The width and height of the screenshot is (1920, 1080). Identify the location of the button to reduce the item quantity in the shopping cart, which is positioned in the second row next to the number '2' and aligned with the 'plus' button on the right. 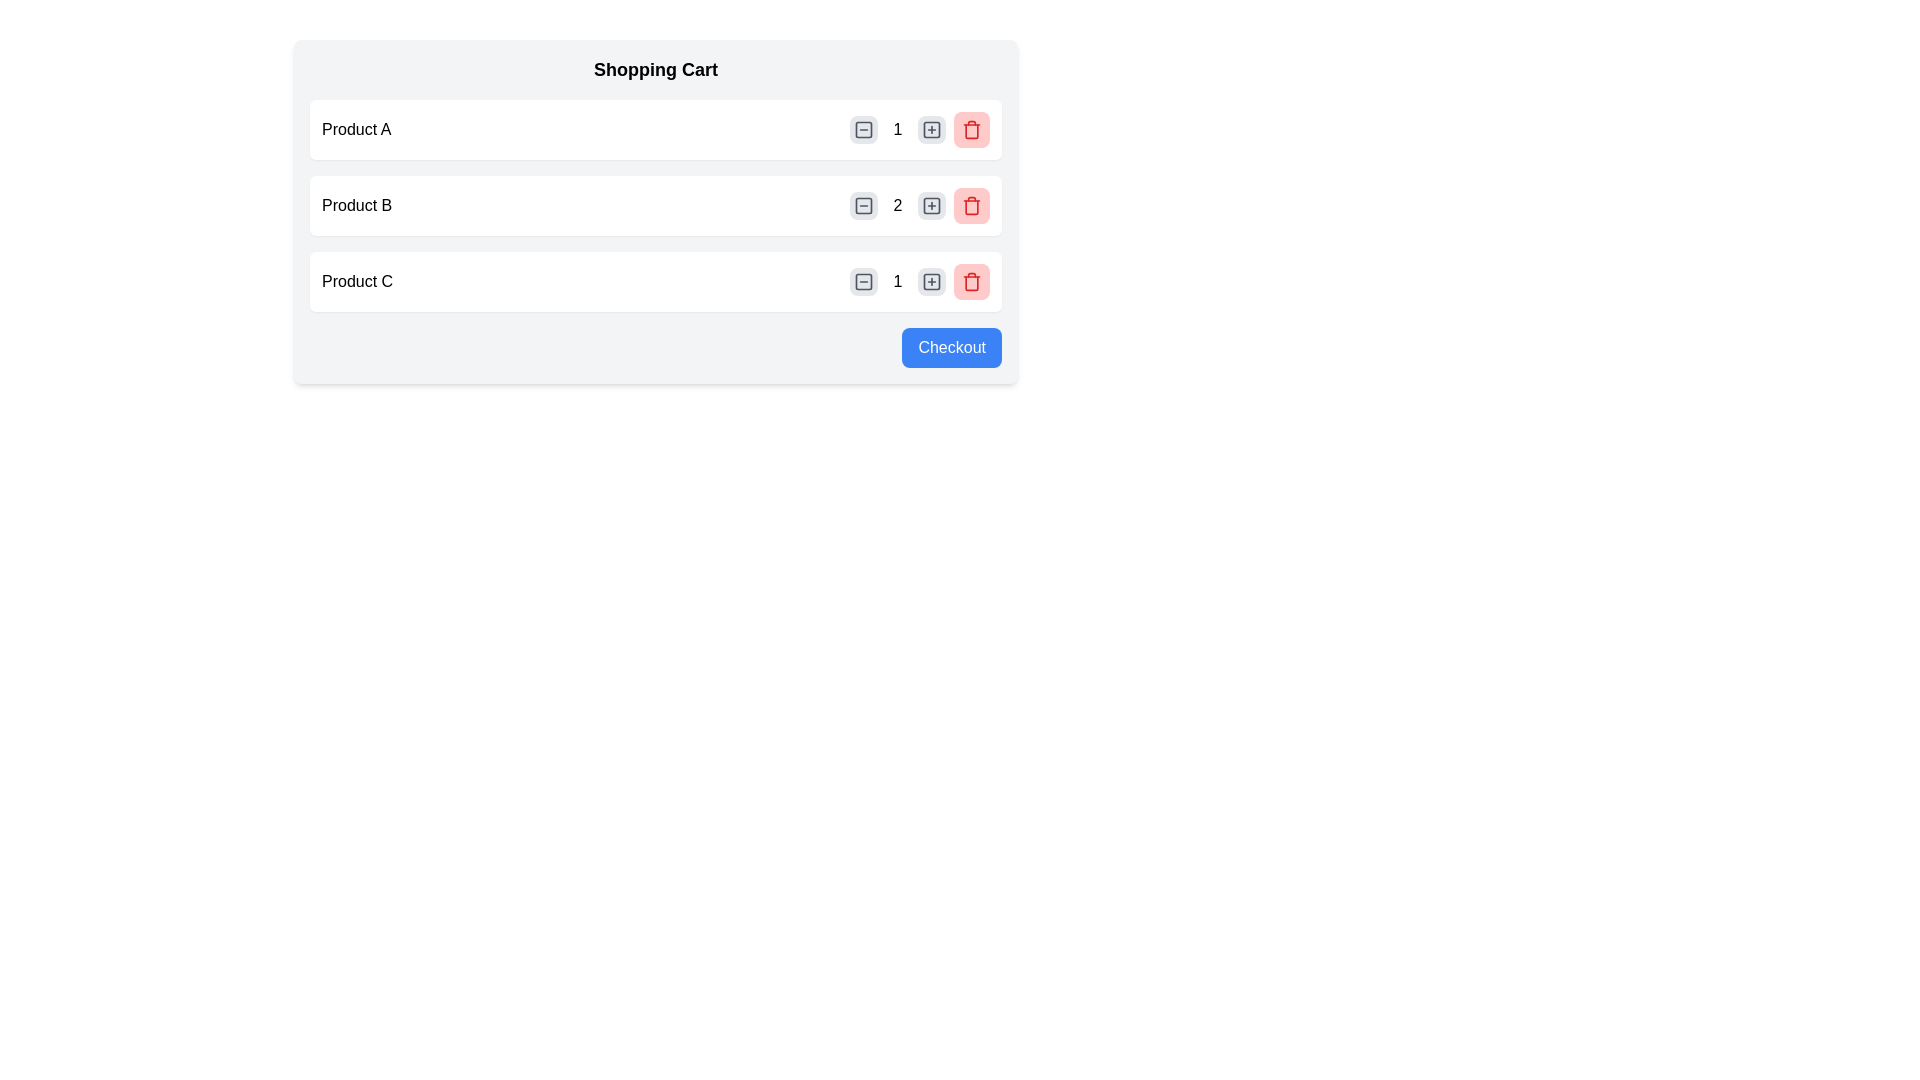
(864, 205).